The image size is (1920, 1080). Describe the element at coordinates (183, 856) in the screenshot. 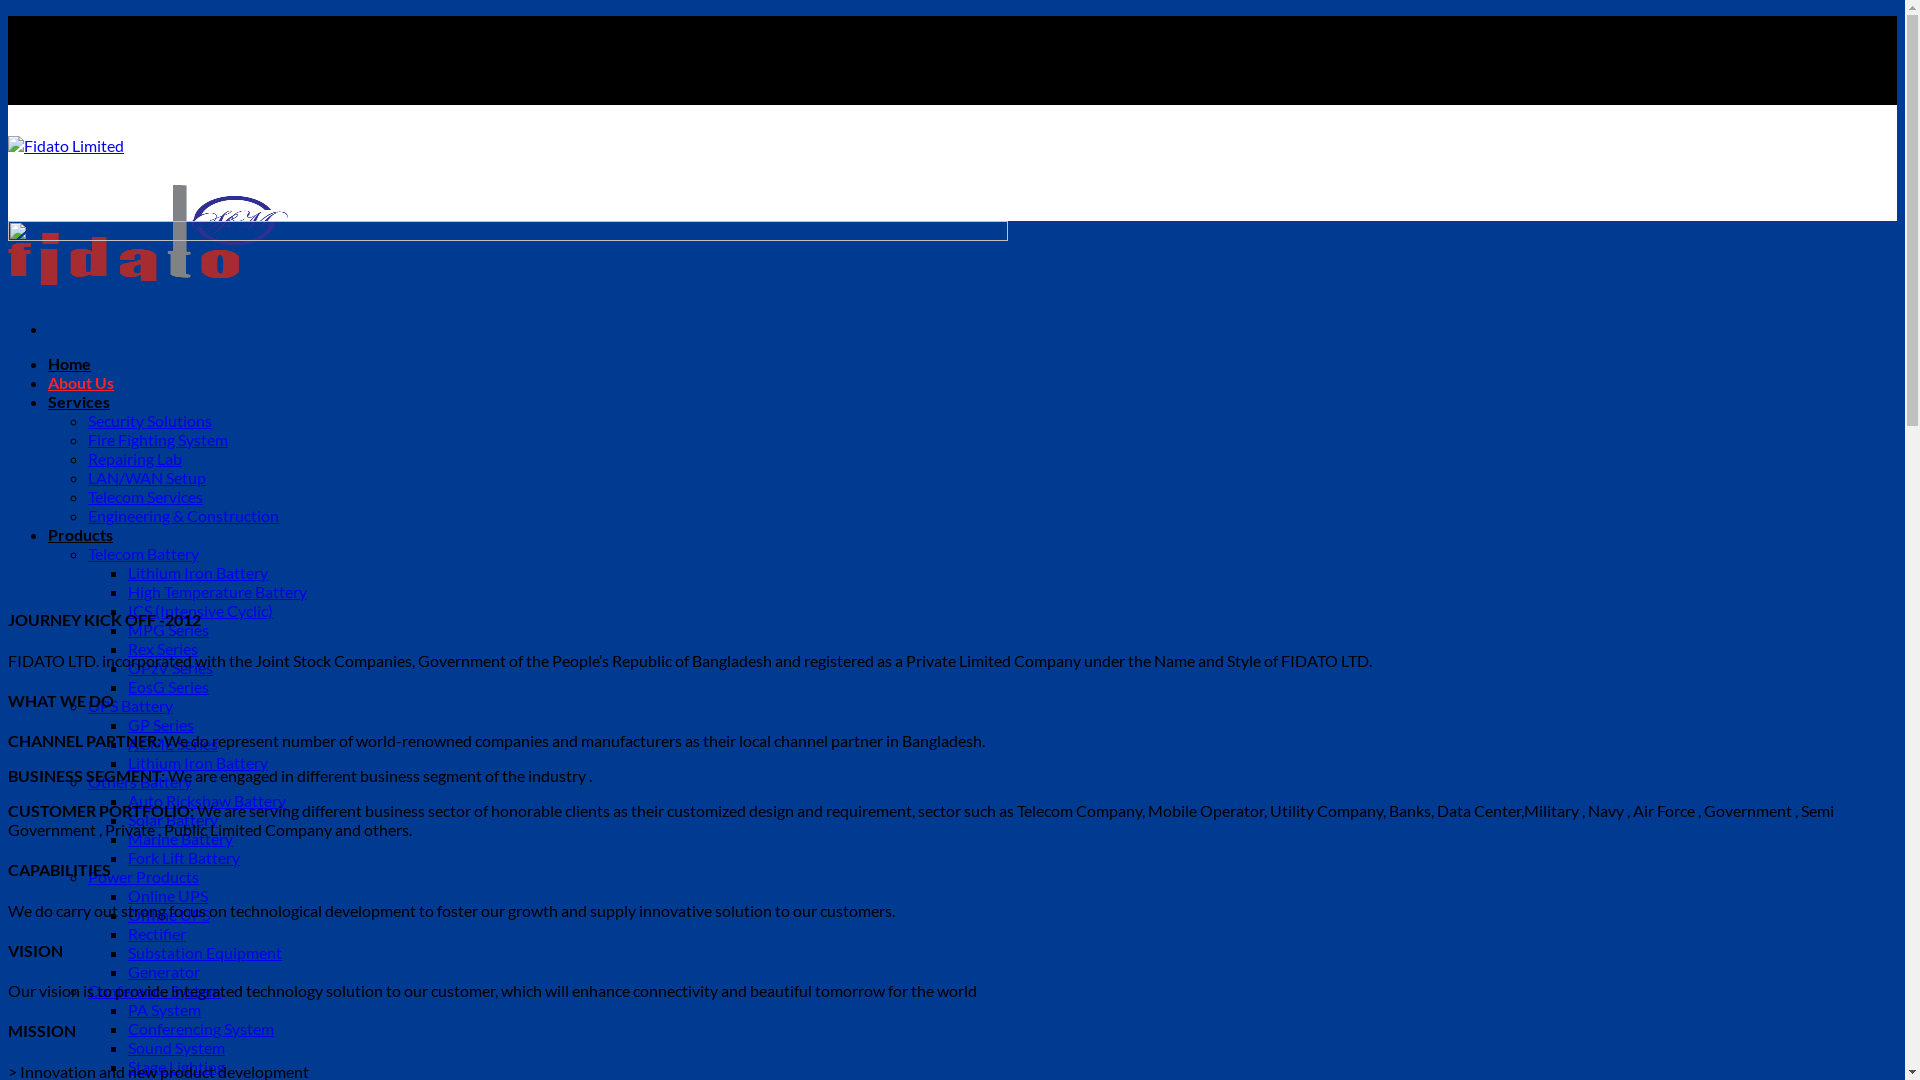

I see `'Fork Lift Battery'` at that location.